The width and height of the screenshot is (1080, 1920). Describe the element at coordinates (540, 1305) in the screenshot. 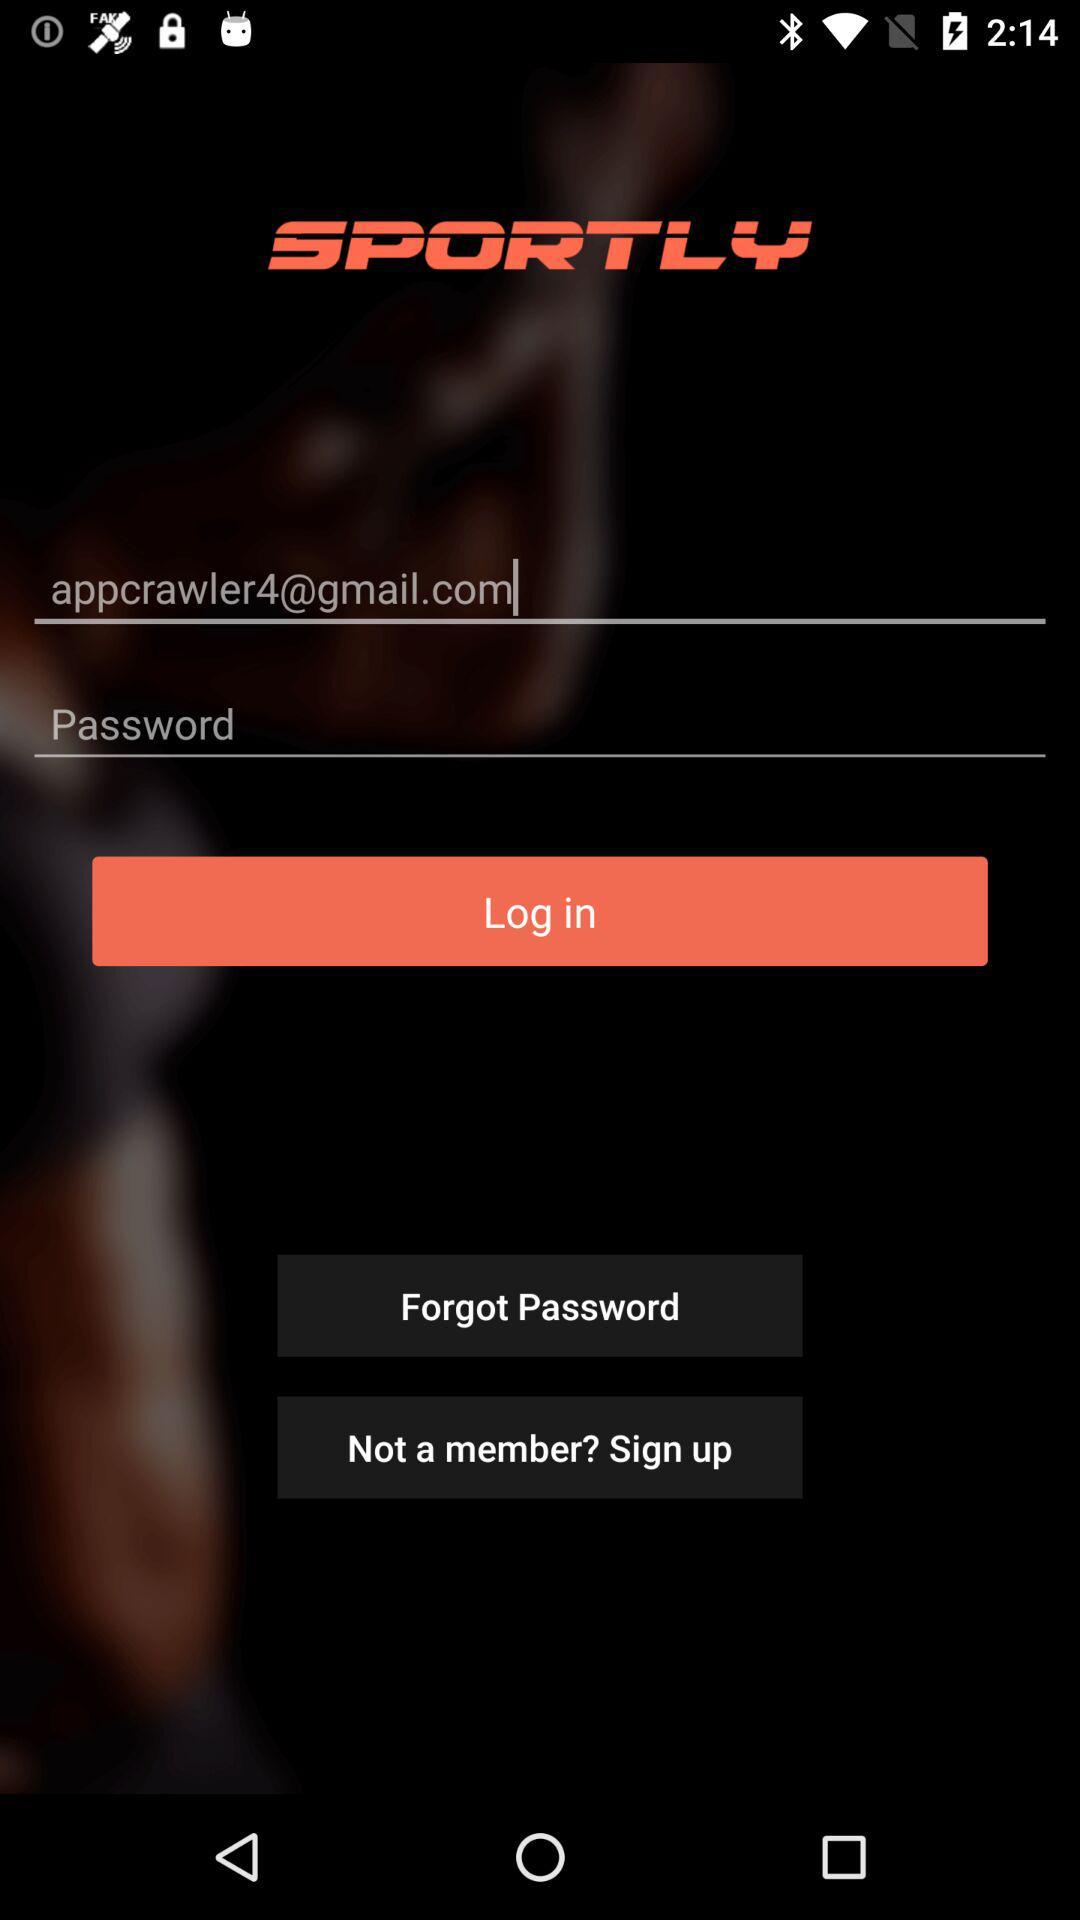

I see `item above the not a member` at that location.